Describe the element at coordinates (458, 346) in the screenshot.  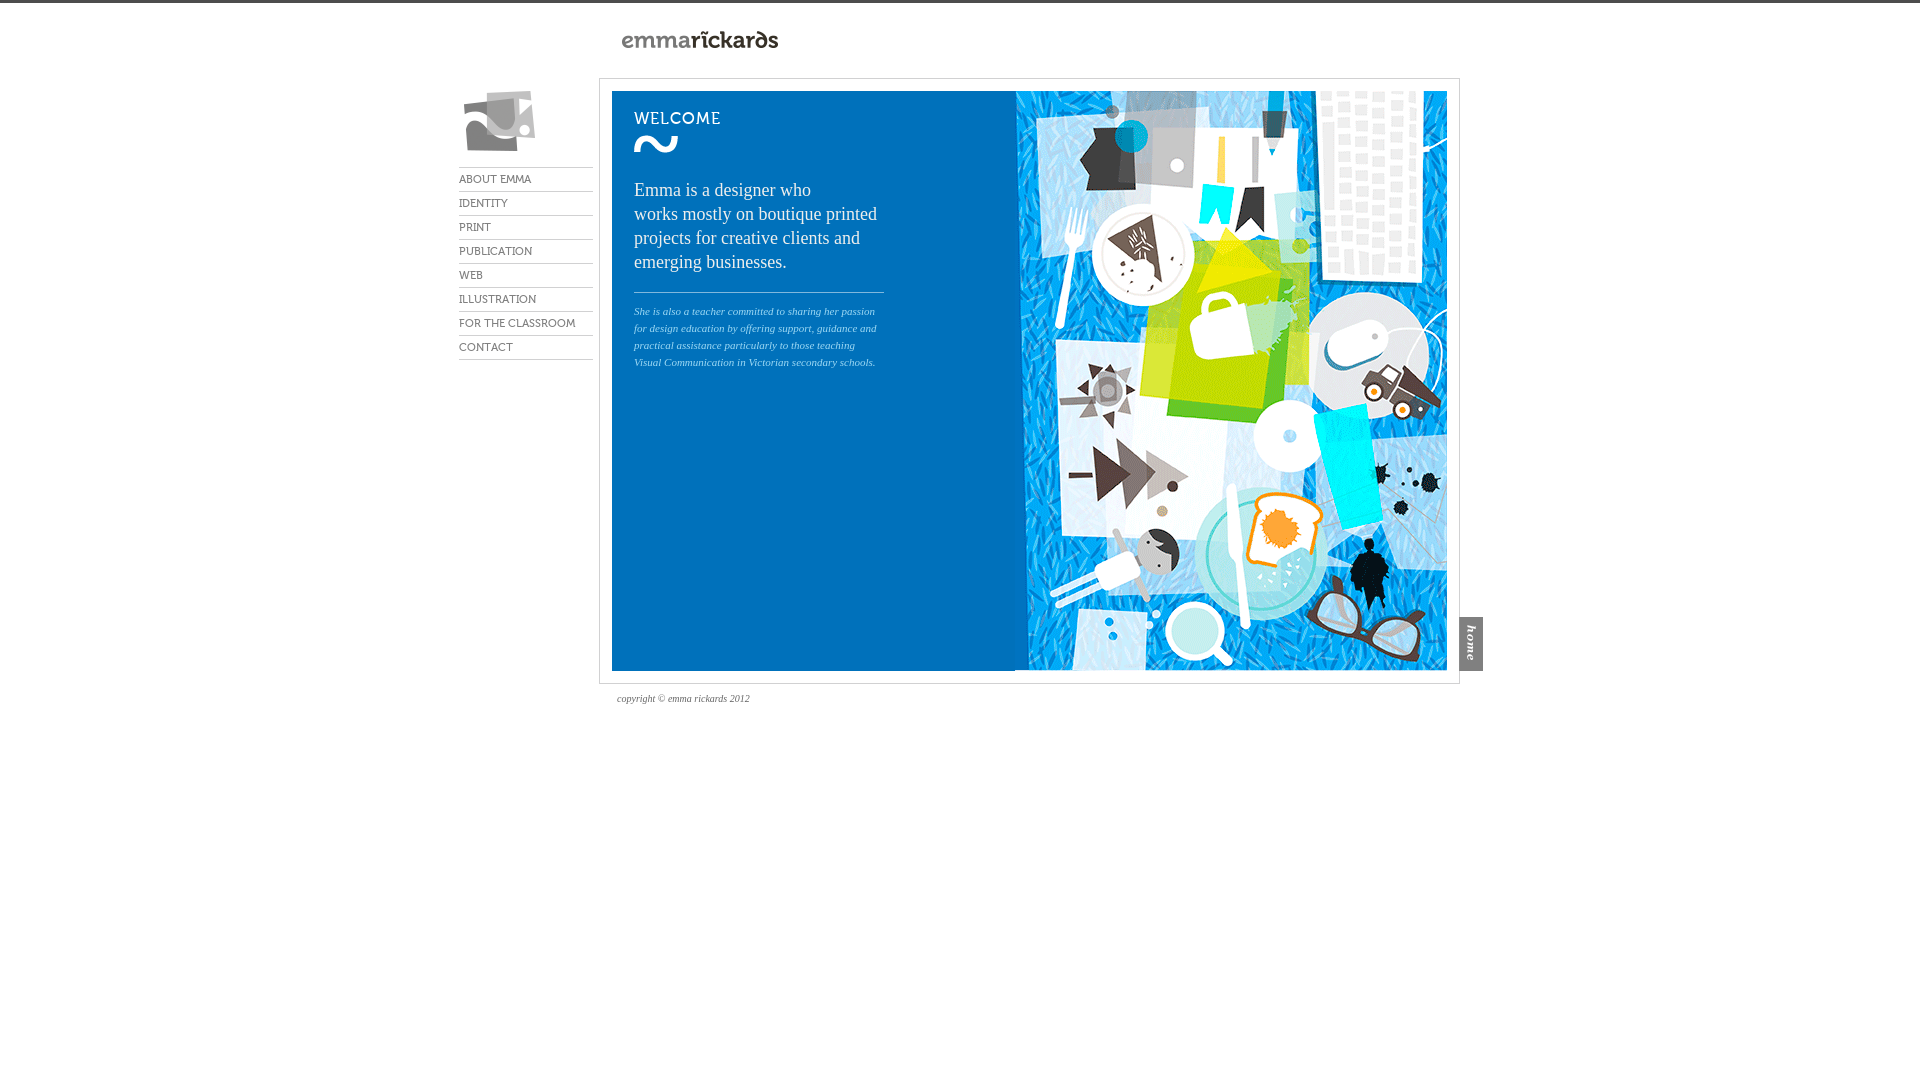
I see `'CONTACT'` at that location.